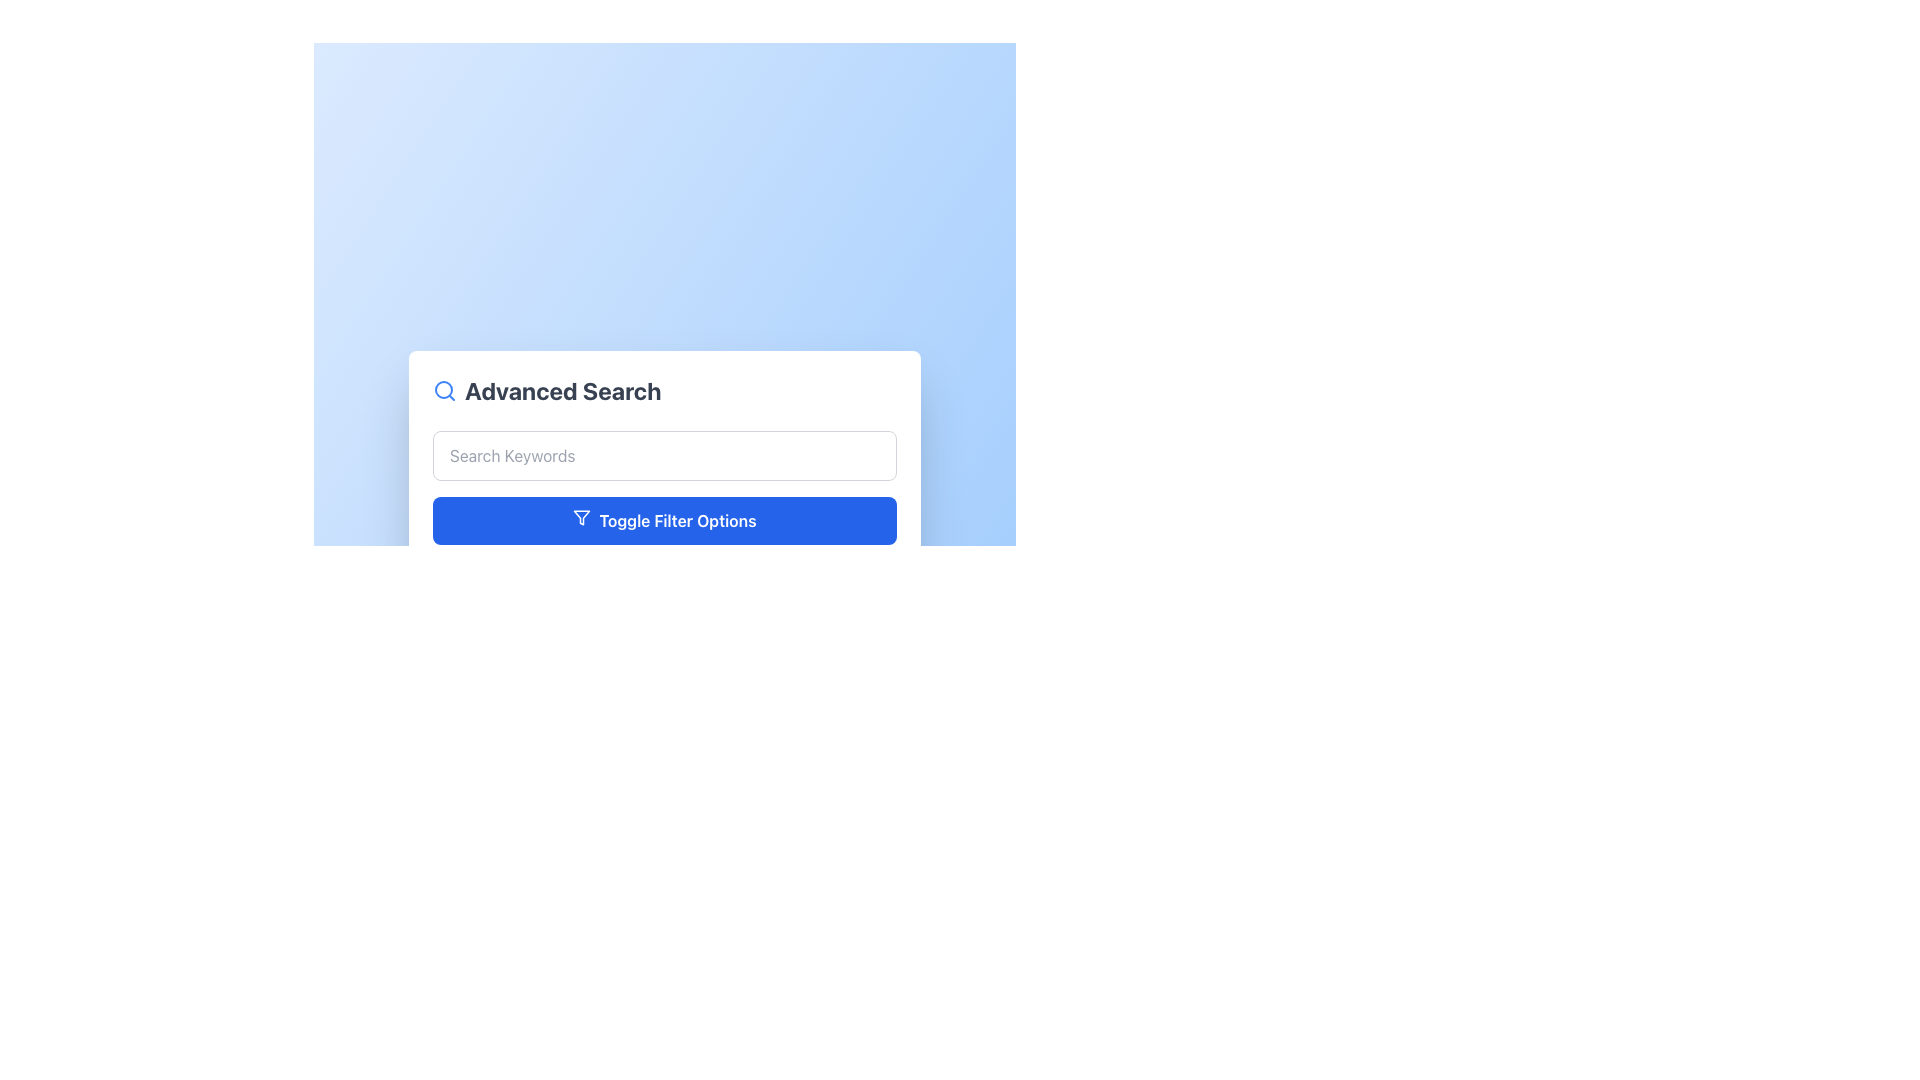 The height and width of the screenshot is (1080, 1920). Describe the element at coordinates (581, 516) in the screenshot. I see `the triangular filter icon located to the left of the 'Toggle Filter Options' button` at that location.